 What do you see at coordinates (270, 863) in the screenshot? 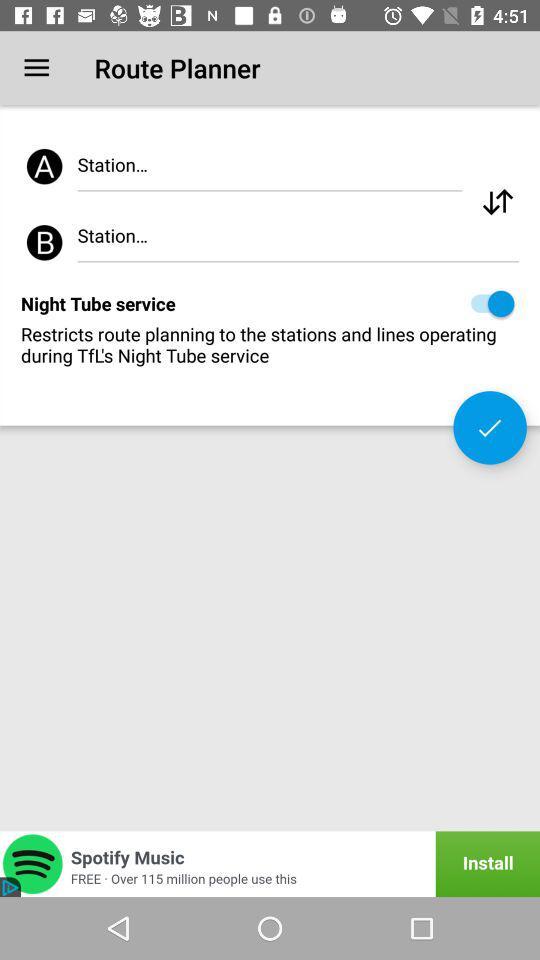
I see `click install spotify` at bounding box center [270, 863].